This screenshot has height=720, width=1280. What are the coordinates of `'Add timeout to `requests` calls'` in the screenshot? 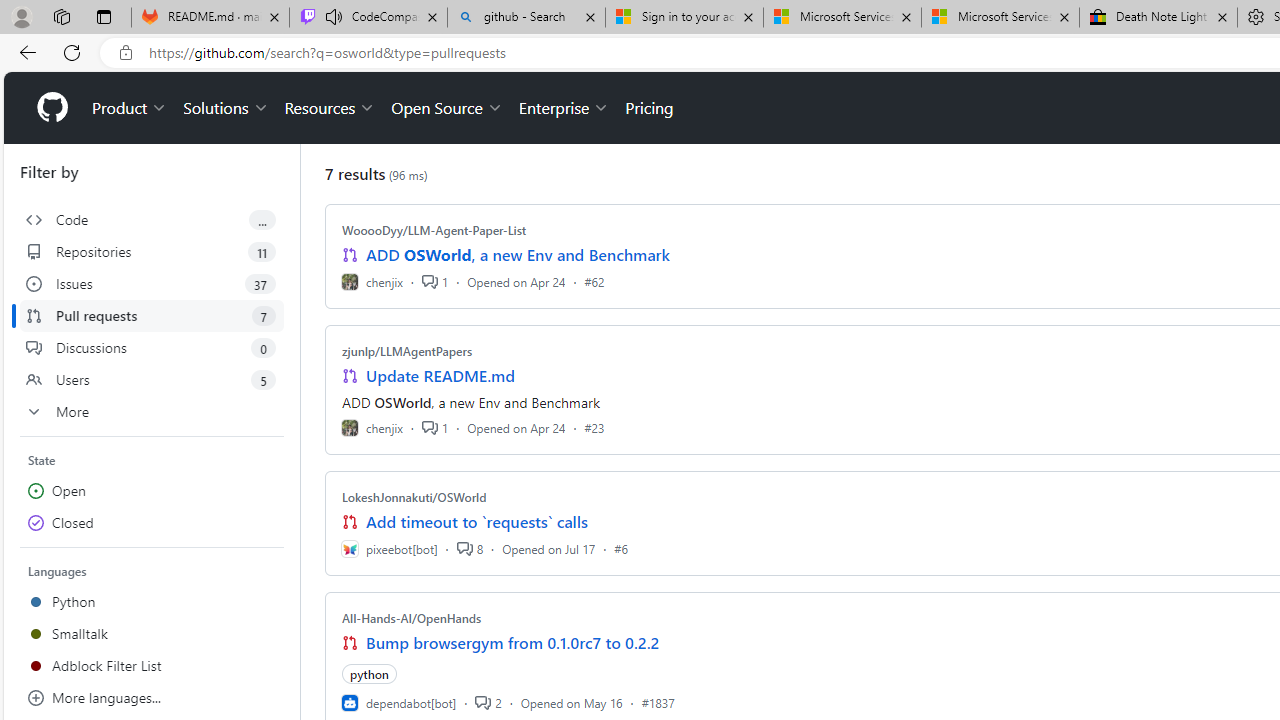 It's located at (475, 521).